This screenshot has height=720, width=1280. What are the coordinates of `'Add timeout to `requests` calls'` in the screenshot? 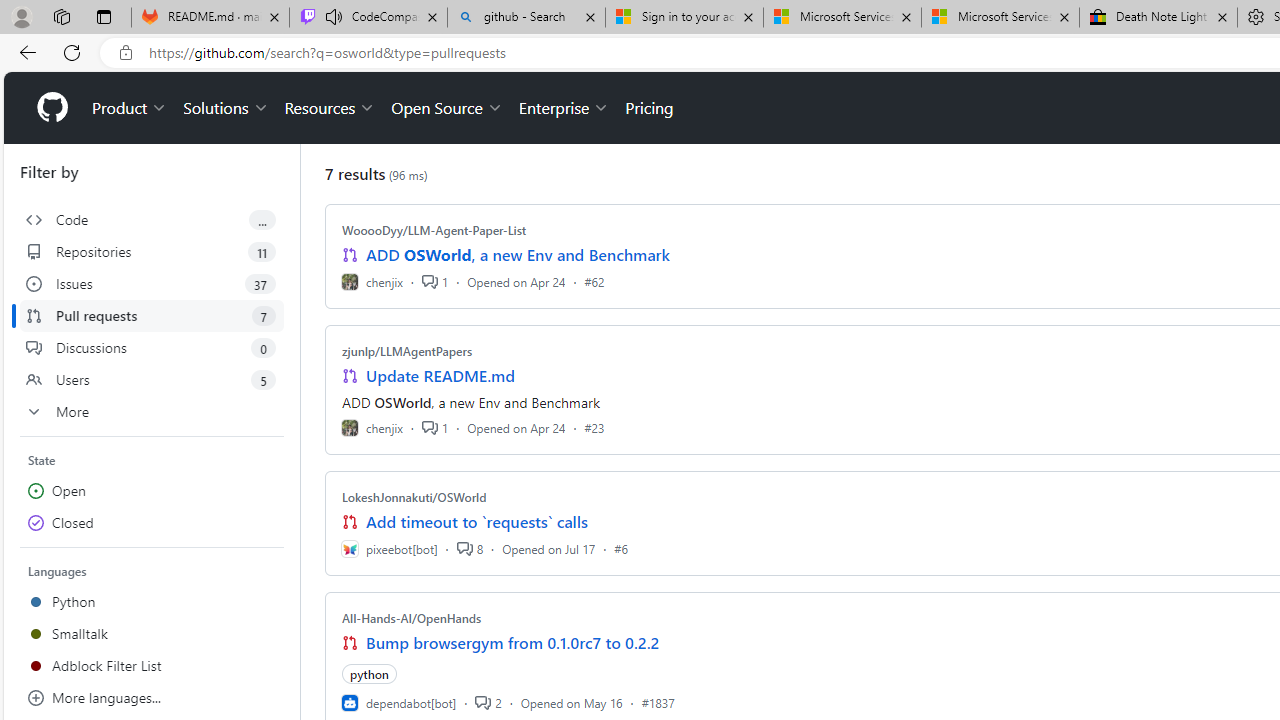 It's located at (475, 521).